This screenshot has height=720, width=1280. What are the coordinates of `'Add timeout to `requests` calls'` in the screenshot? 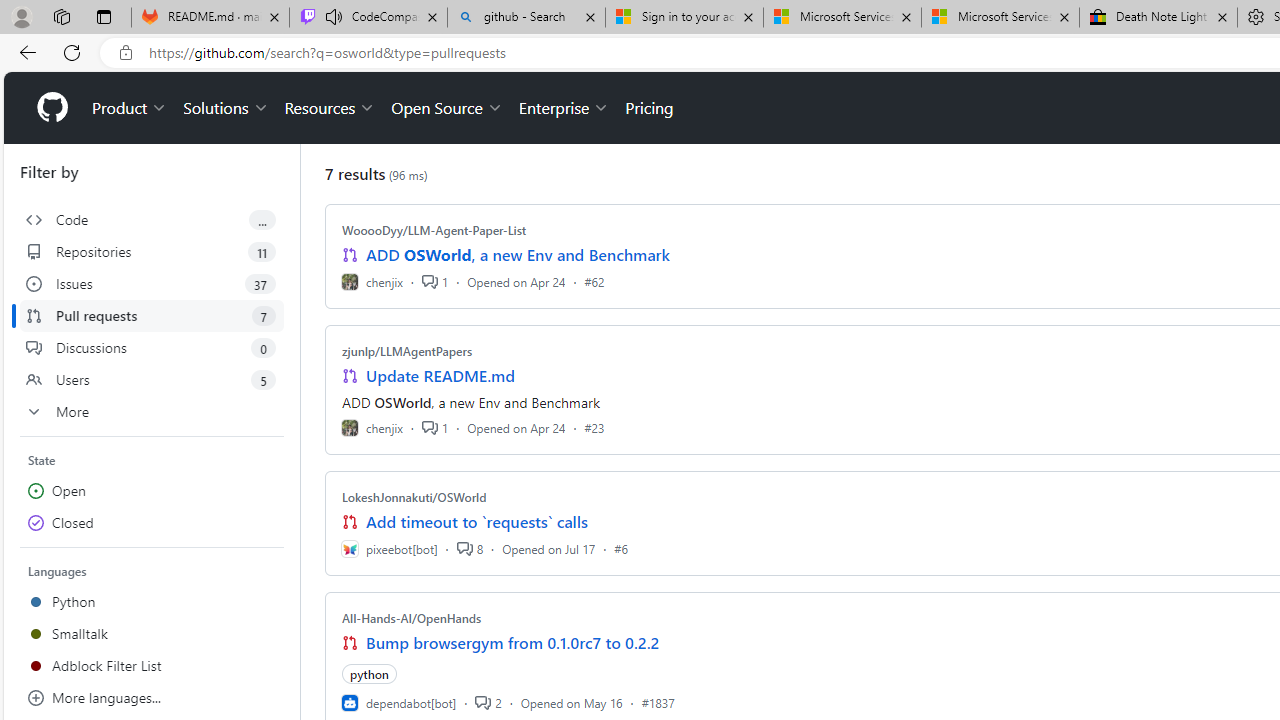 It's located at (475, 521).